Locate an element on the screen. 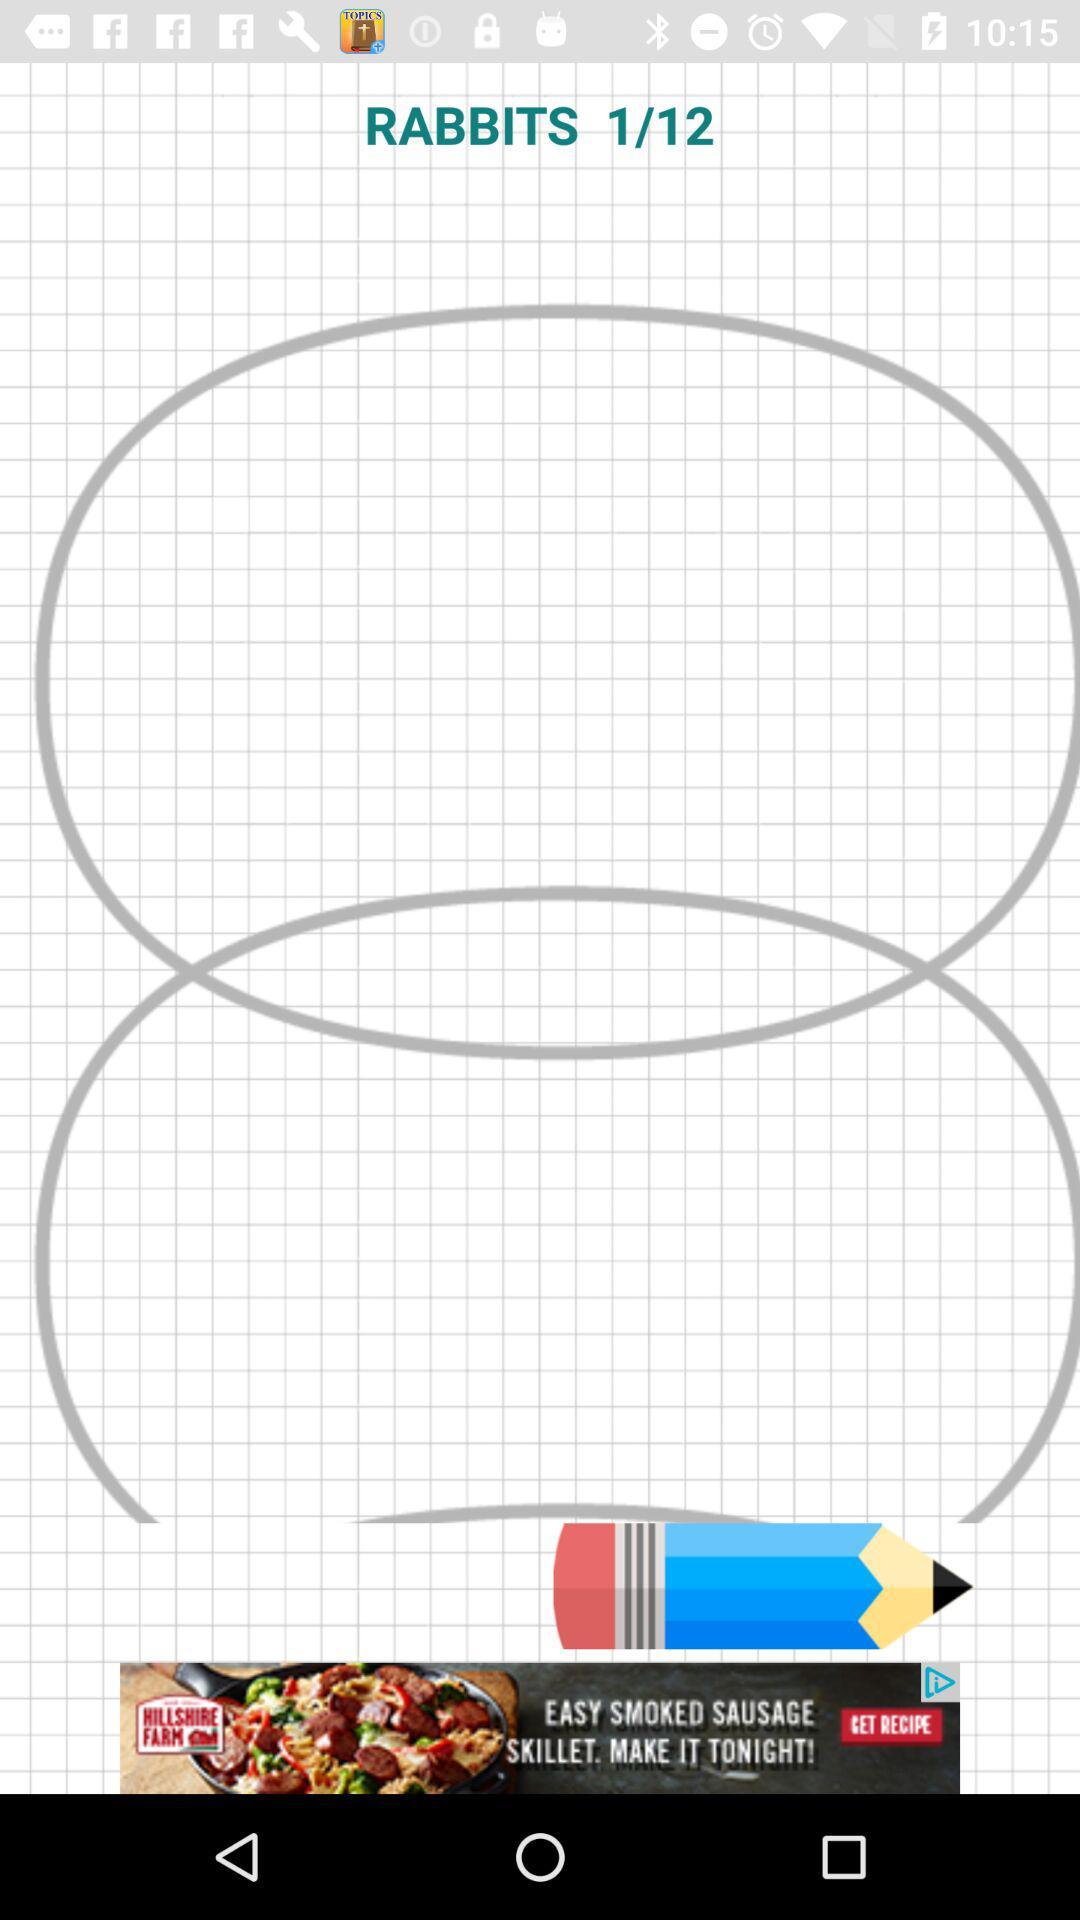 The height and width of the screenshot is (1920, 1080). advertisement is located at coordinates (540, 1727).